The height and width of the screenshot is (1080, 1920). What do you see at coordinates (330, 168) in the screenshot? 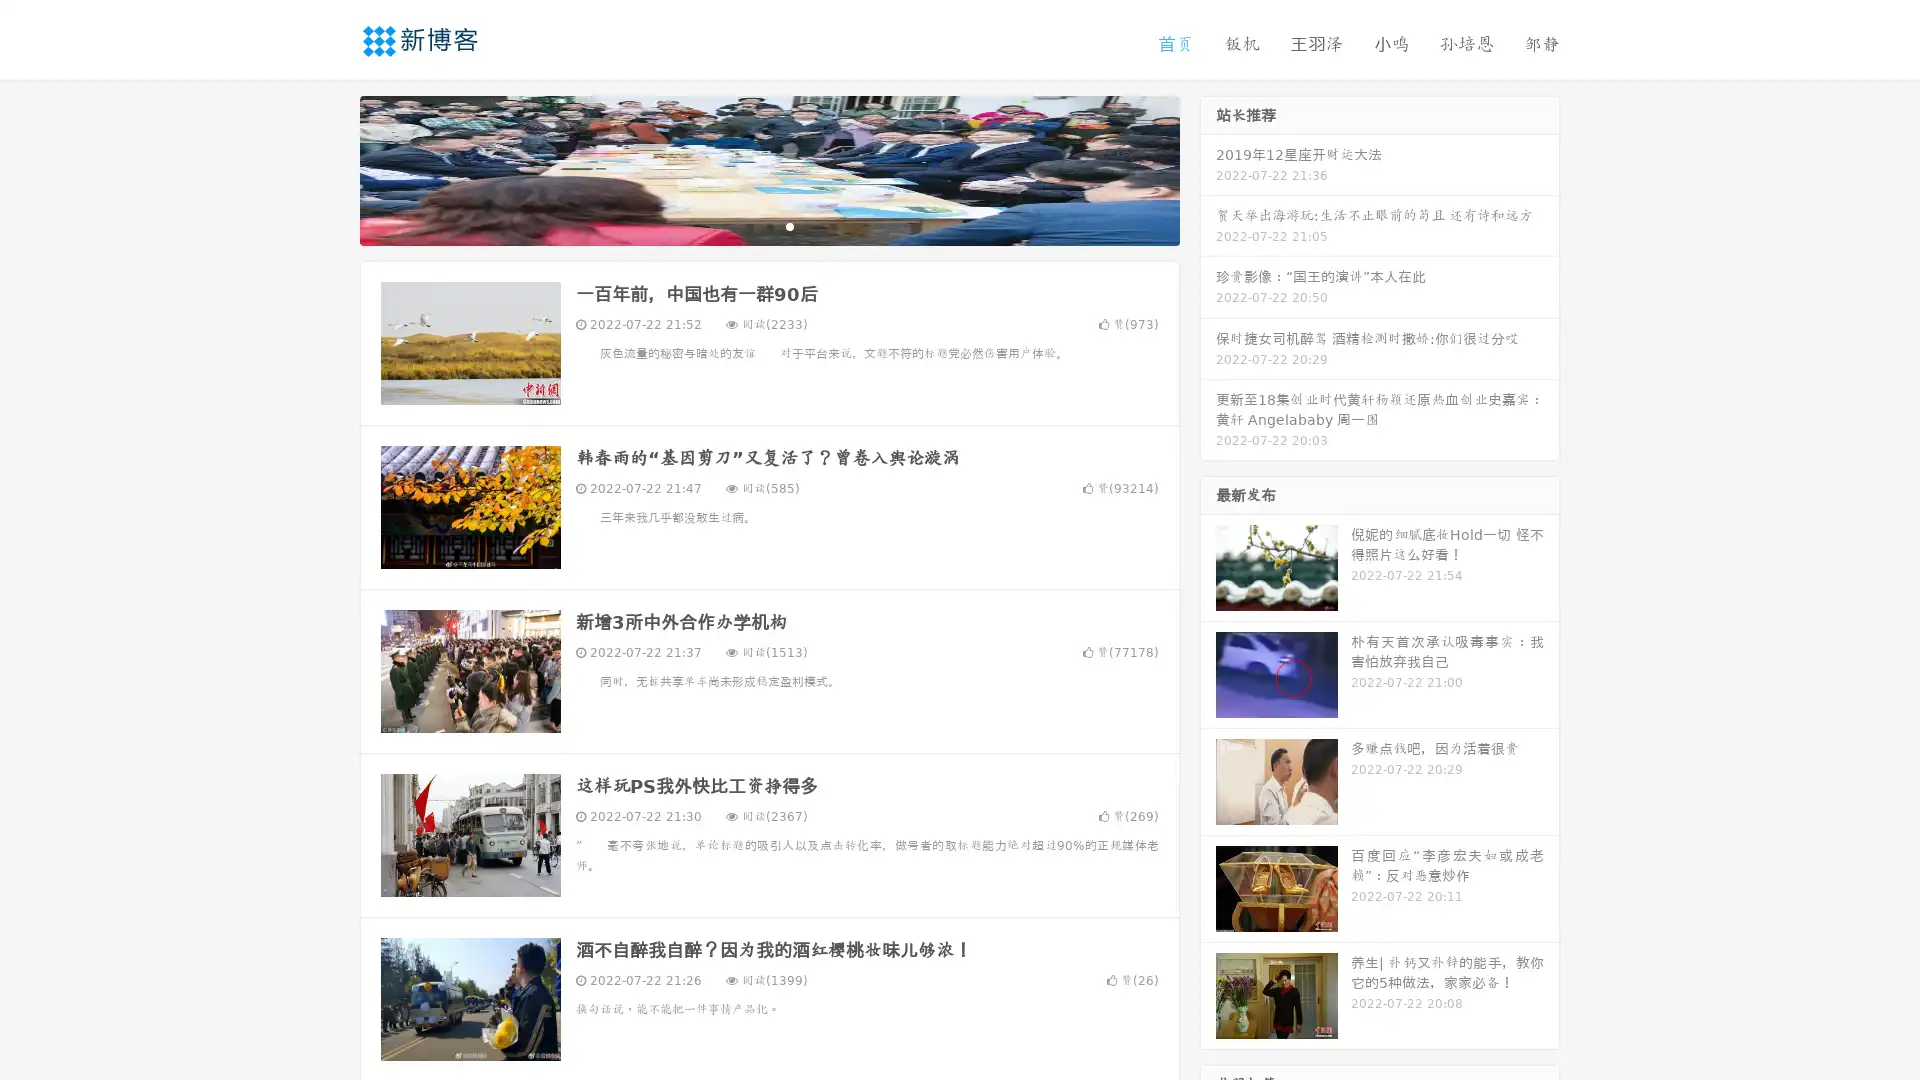
I see `Previous slide` at bounding box center [330, 168].